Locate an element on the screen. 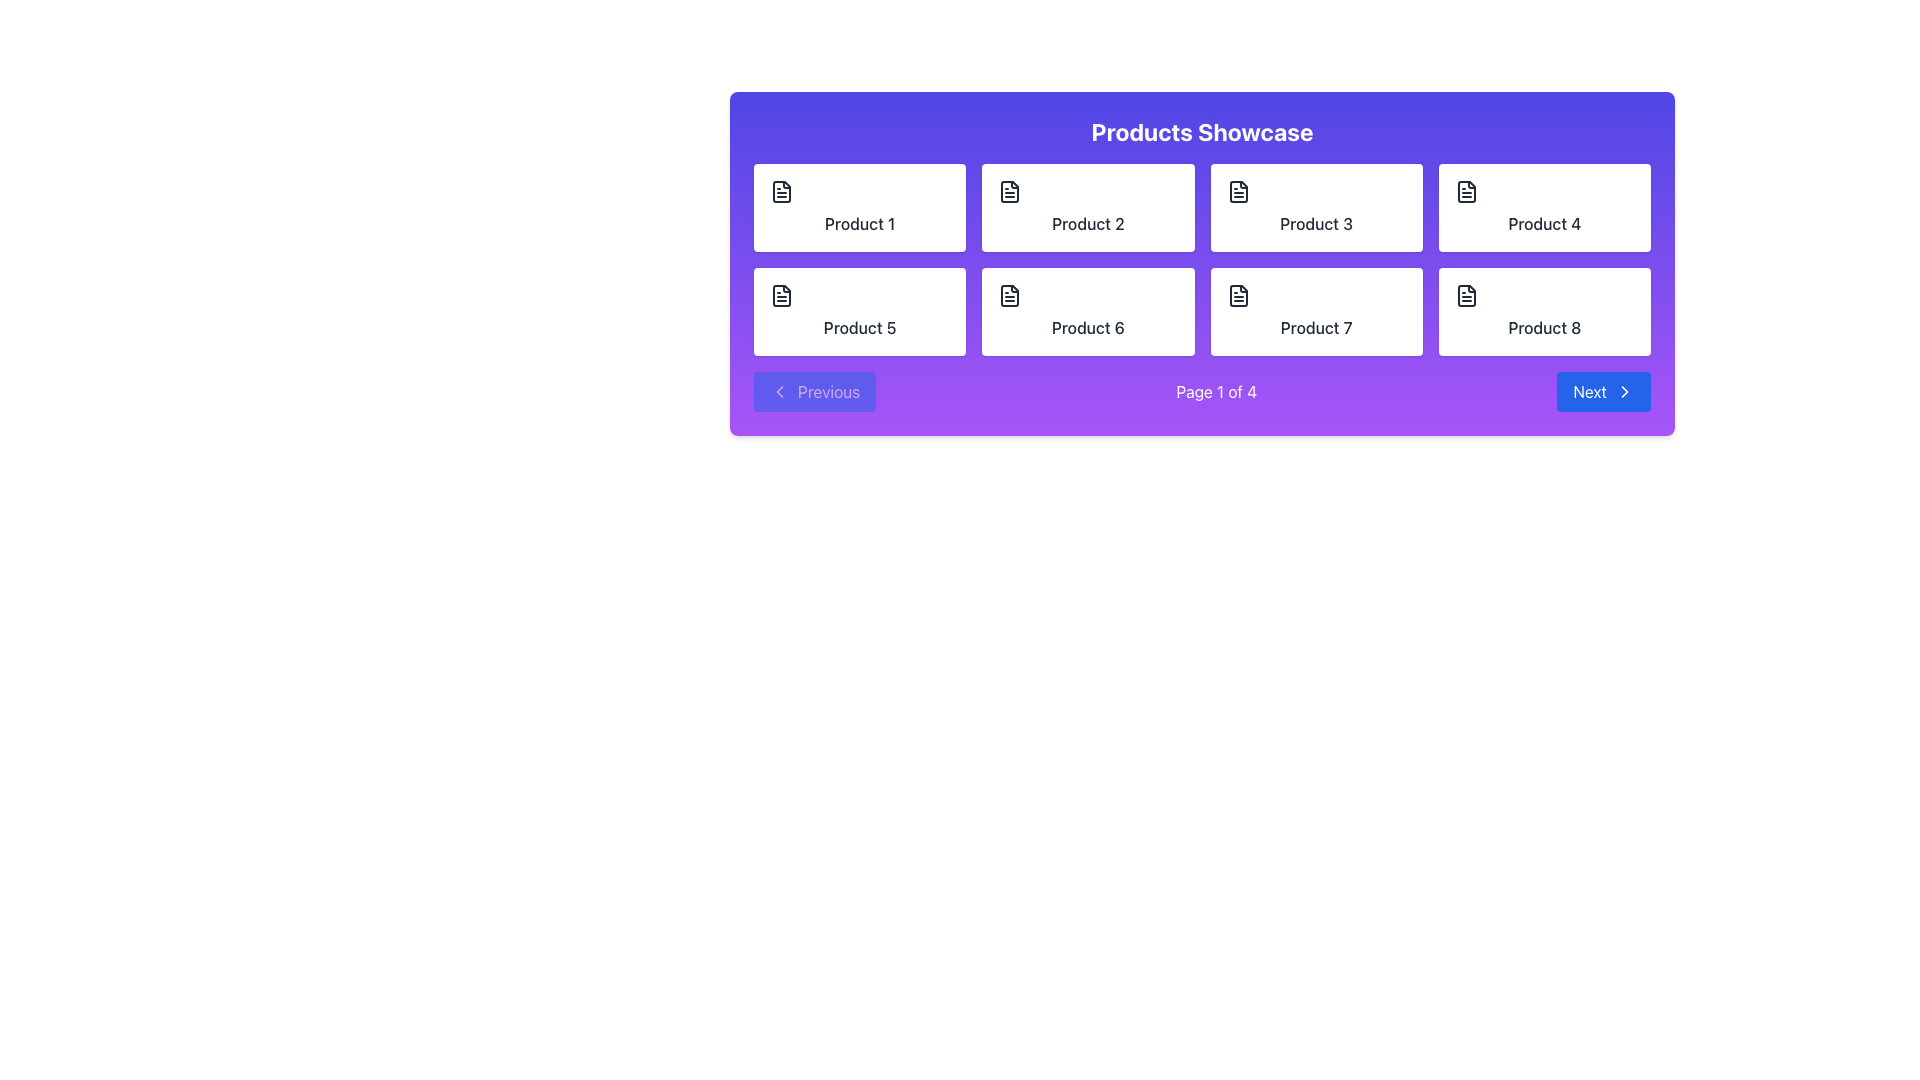 The image size is (1920, 1080). the Text Label that serves as a title for the section displaying product information, located at the top-center of the colorful box above the product grid is located at coordinates (1201, 131).